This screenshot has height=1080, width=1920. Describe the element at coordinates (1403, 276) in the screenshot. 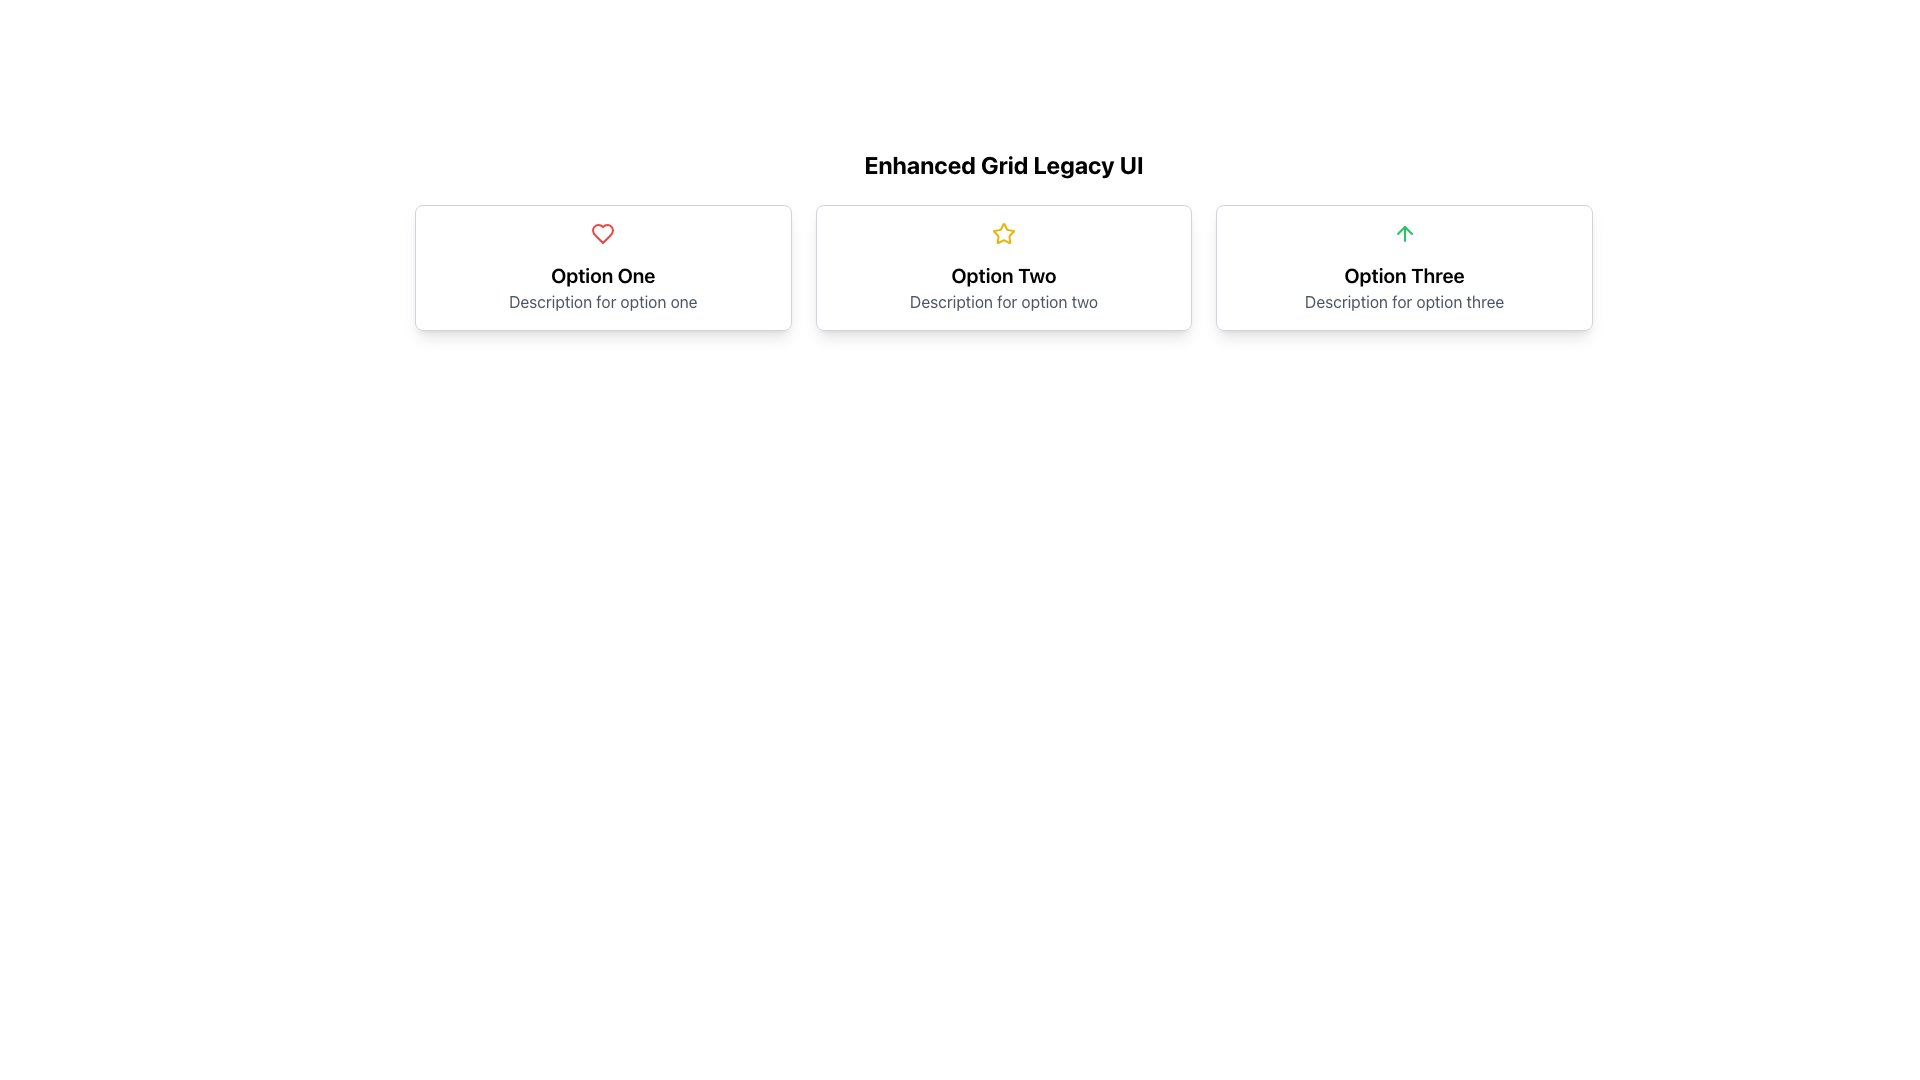

I see `the text label displaying 'Option Three', which is styled in bold and large font, located within the rightmost card and positioned directly above its description` at that location.